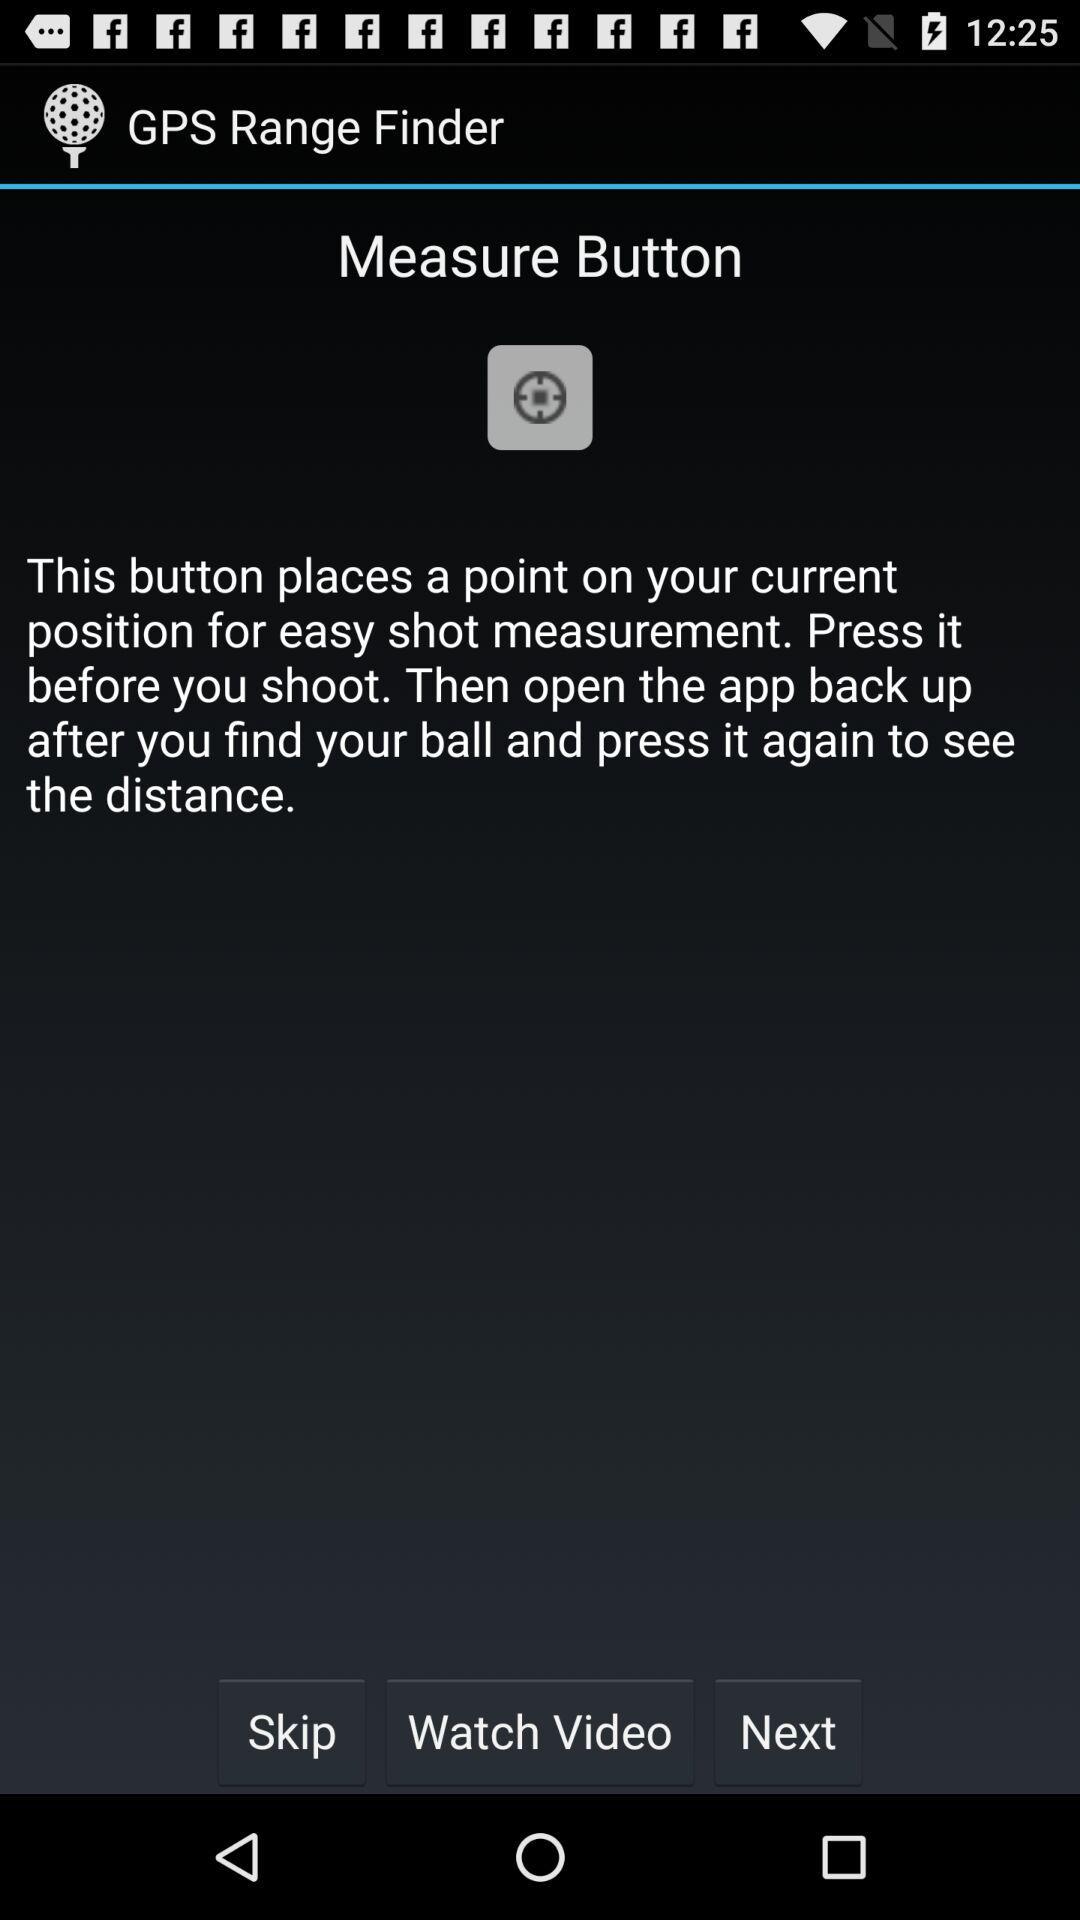 The height and width of the screenshot is (1920, 1080). I want to click on button to the right of watch video, so click(787, 1730).